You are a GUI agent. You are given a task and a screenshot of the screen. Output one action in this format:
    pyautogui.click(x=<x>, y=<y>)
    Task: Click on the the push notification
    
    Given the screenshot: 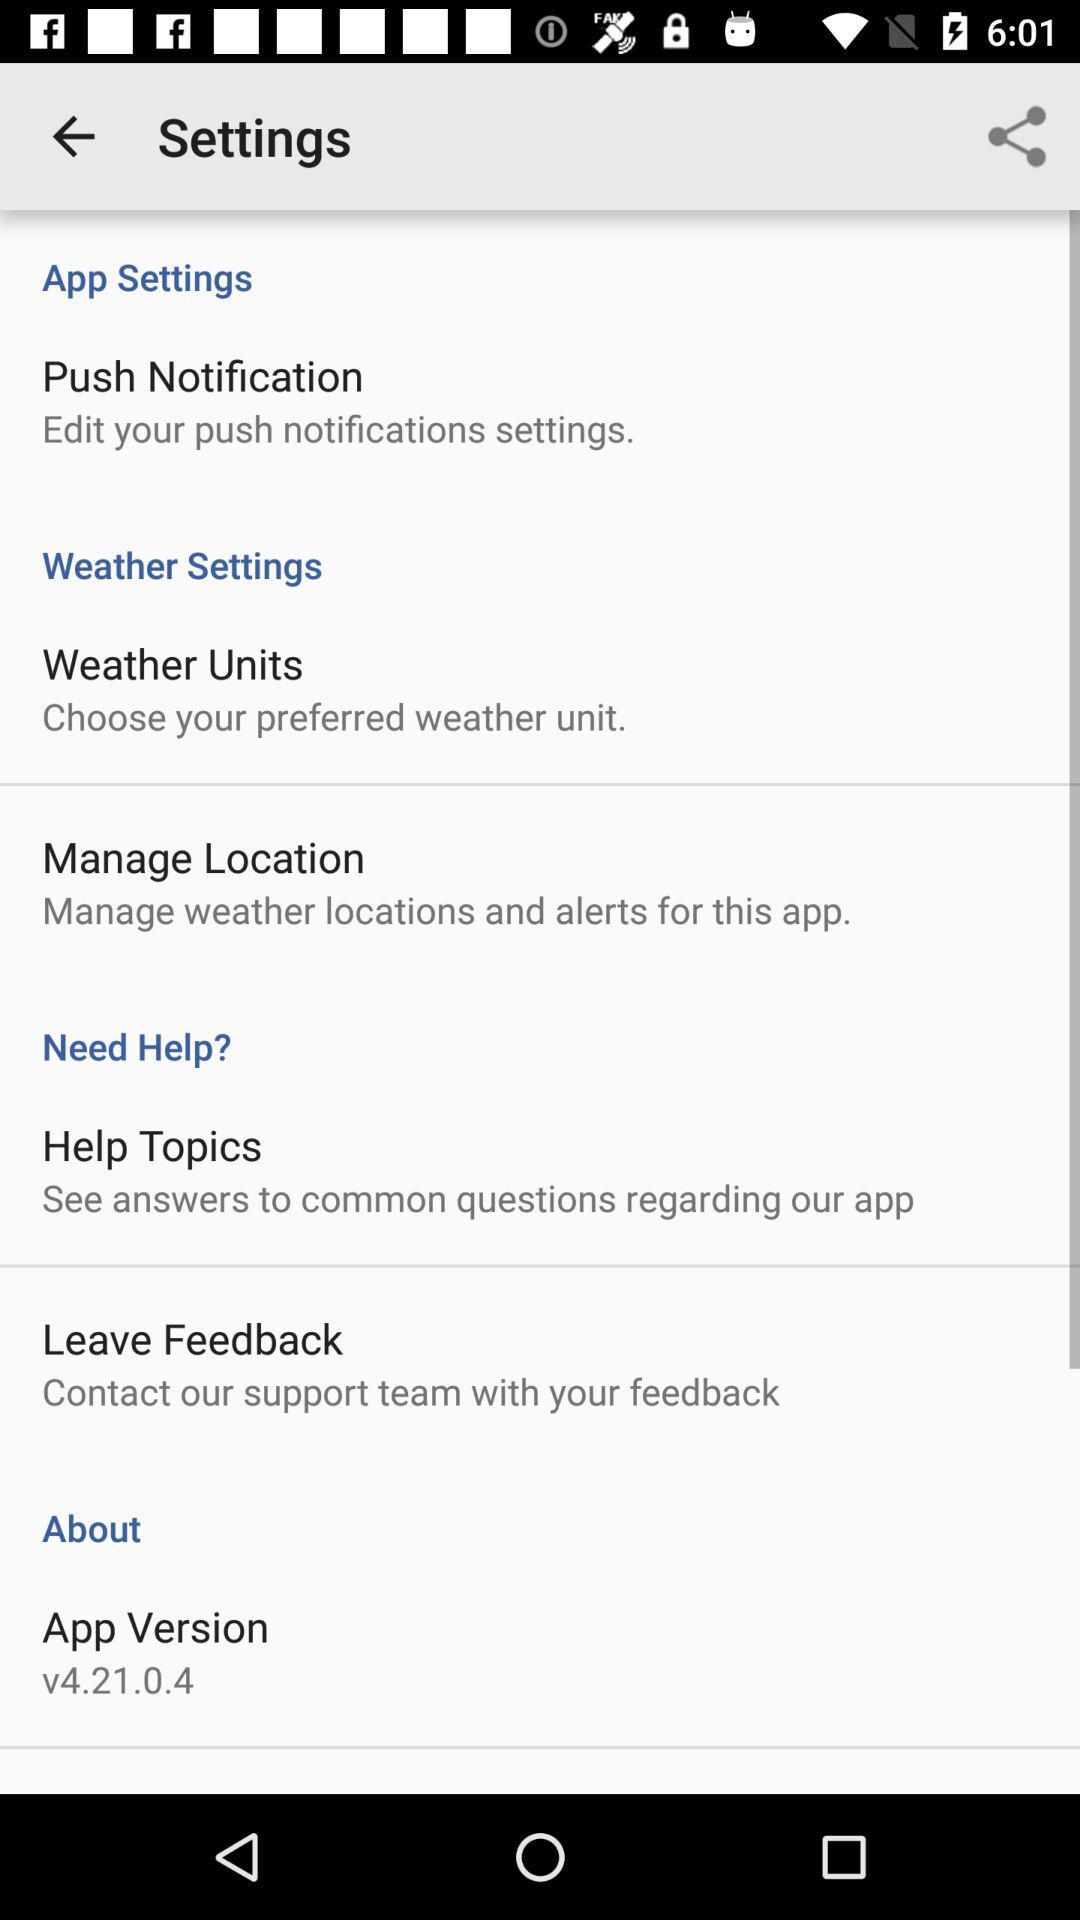 What is the action you would take?
    pyautogui.click(x=202, y=374)
    